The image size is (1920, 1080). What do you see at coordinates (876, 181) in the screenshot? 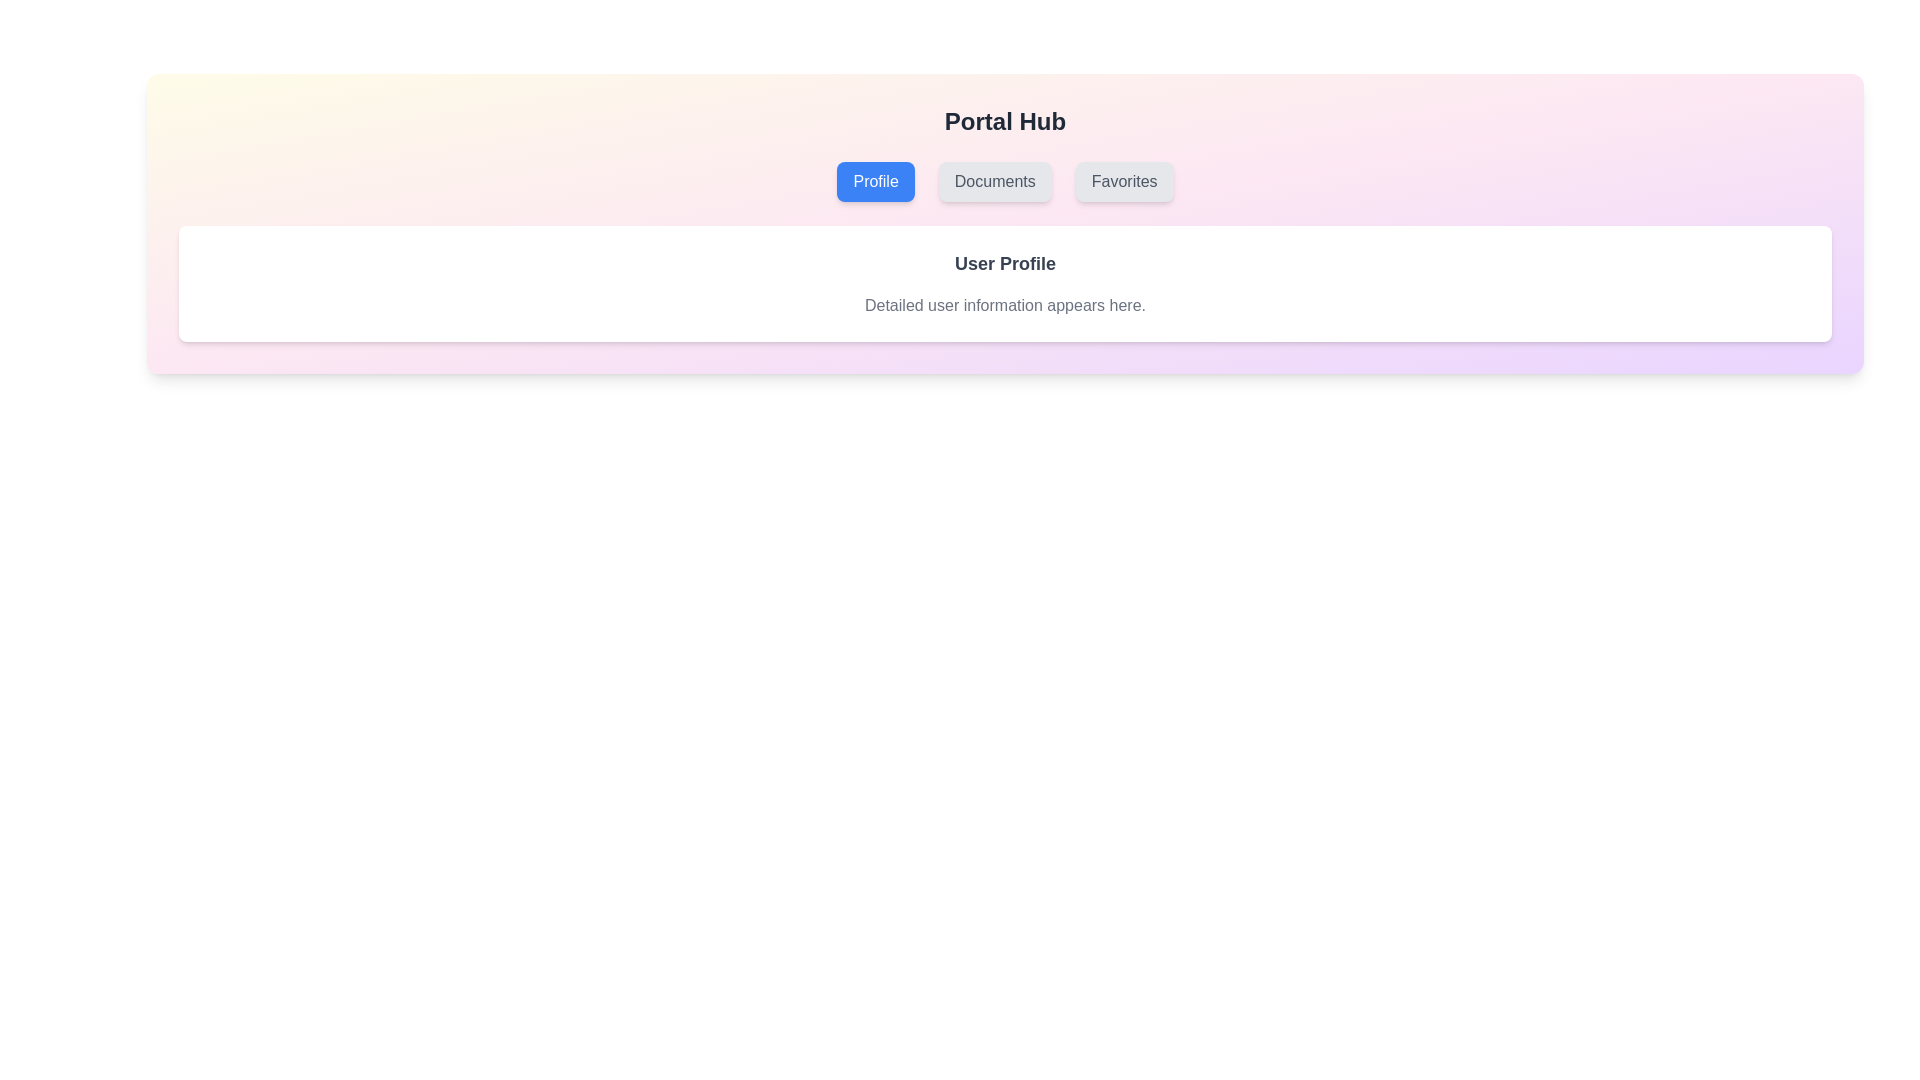
I see `the 'Profile' button, which is a rectangular button with rounded corners, blue background, and white text, positioned to the left of the 'Documents' and 'Favorites' buttons under the 'Portal Hub' heading` at bounding box center [876, 181].